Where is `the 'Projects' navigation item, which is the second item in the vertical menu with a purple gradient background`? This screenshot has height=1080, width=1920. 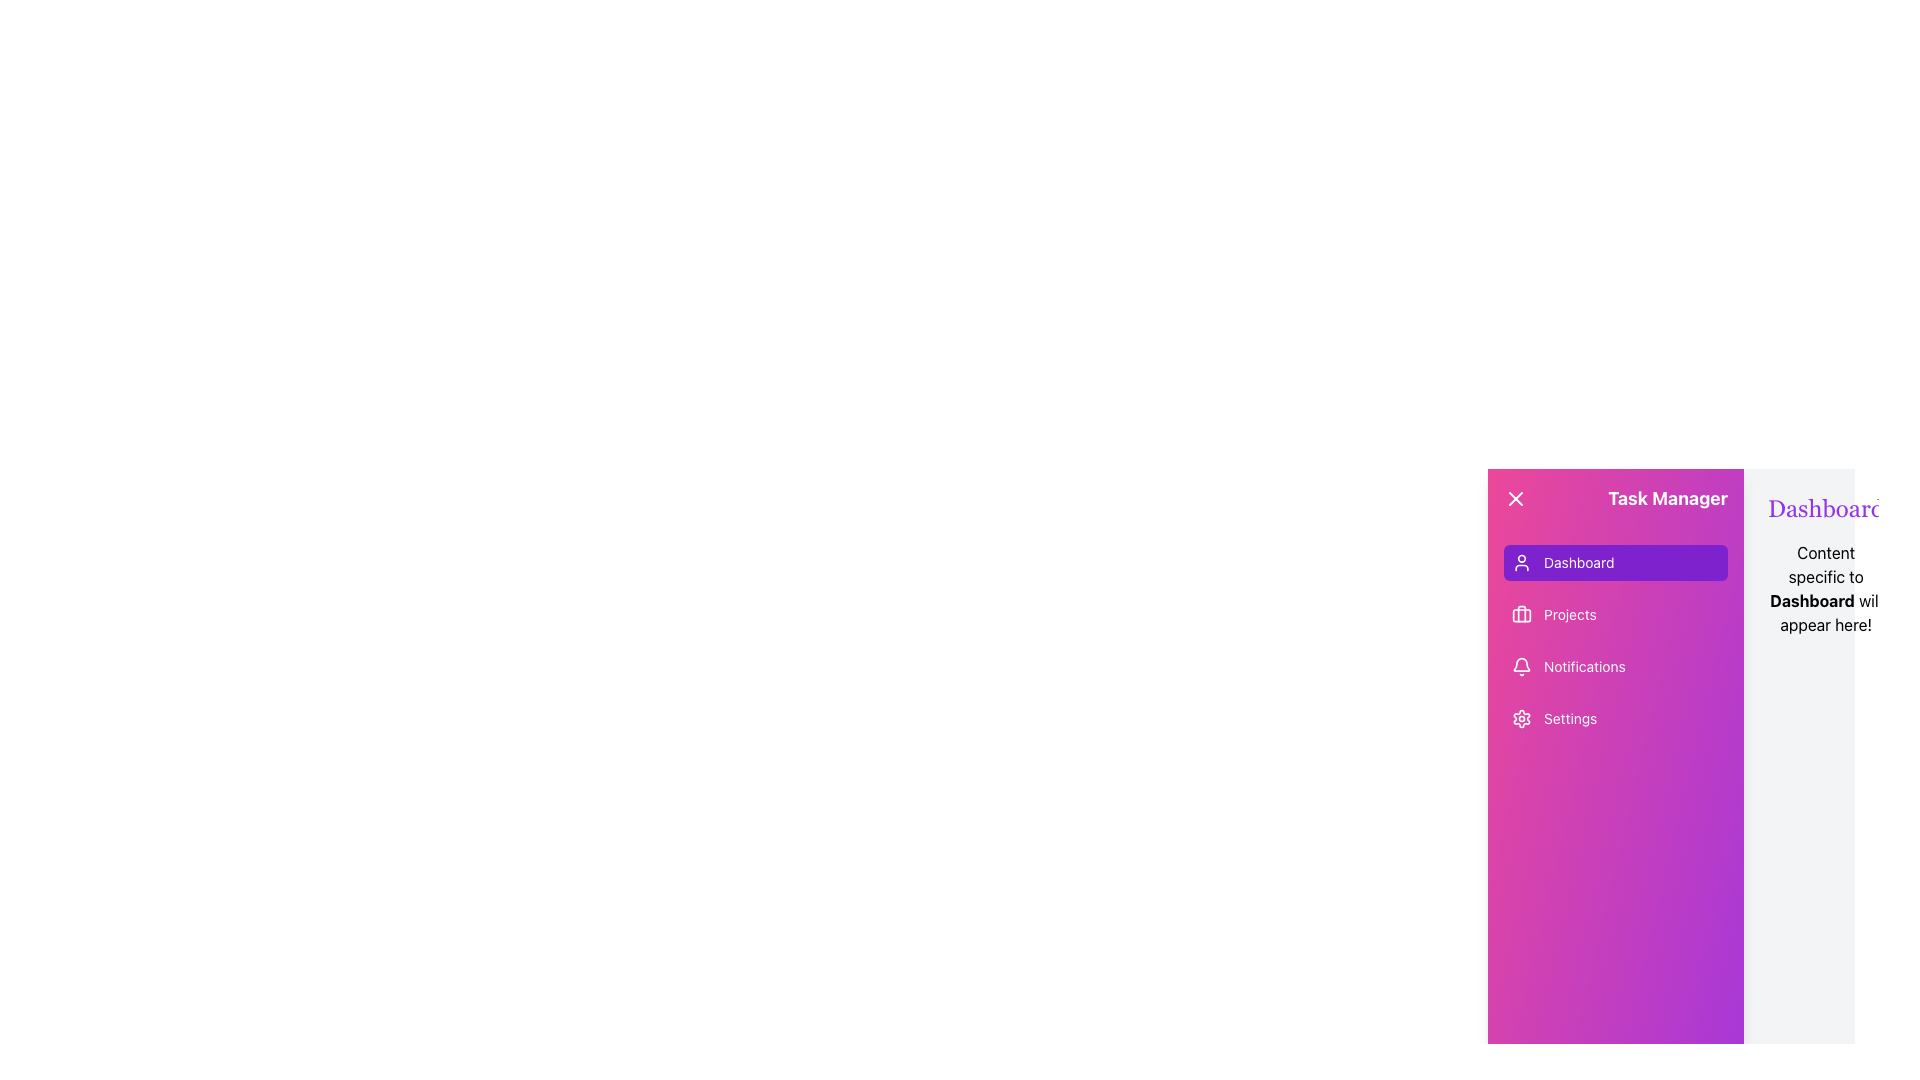
the 'Projects' navigation item, which is the second item in the vertical menu with a purple gradient background is located at coordinates (1616, 613).